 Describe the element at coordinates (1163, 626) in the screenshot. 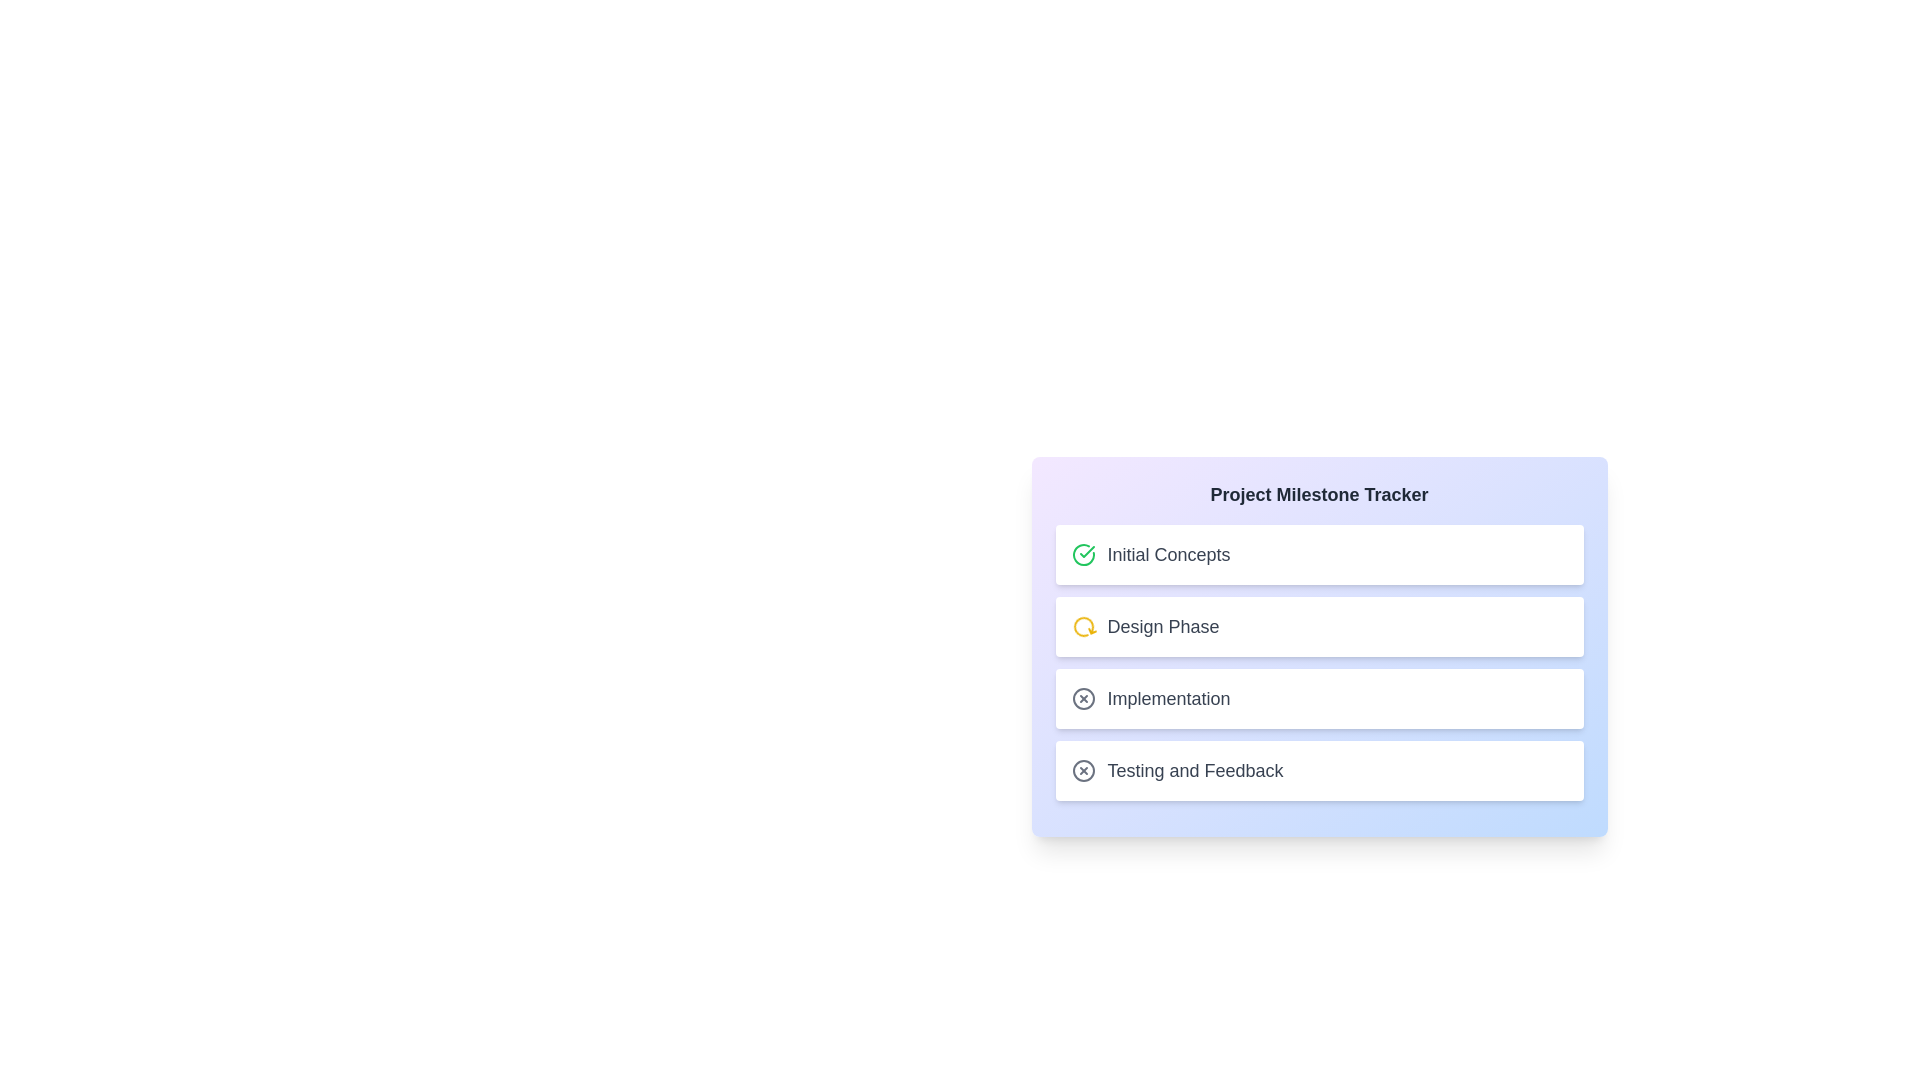

I see `the 'Design Phase' text label, which is styled in medium gray and is the second entry in the 'Project Milestone Tracker' section, accompanied by a yellow icon` at that location.